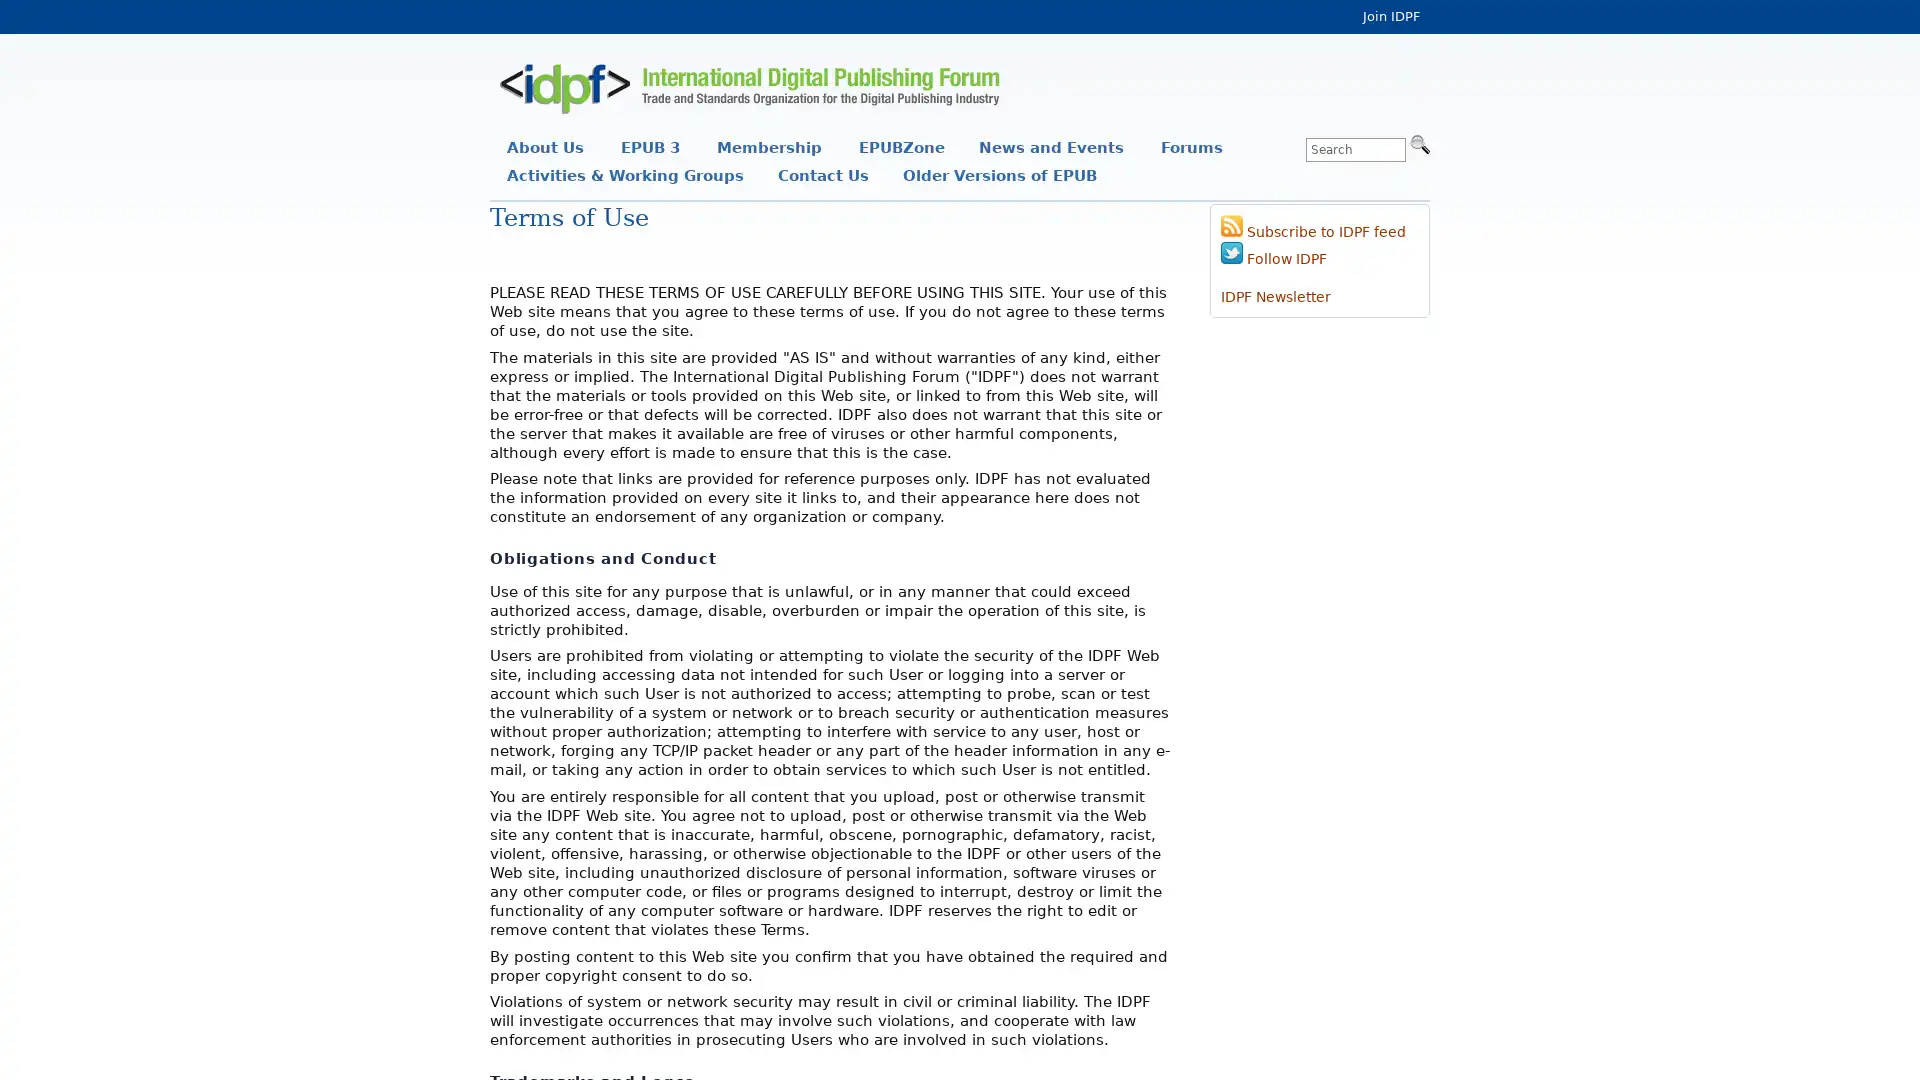  Describe the element at coordinates (1419, 142) in the screenshot. I see `Go` at that location.